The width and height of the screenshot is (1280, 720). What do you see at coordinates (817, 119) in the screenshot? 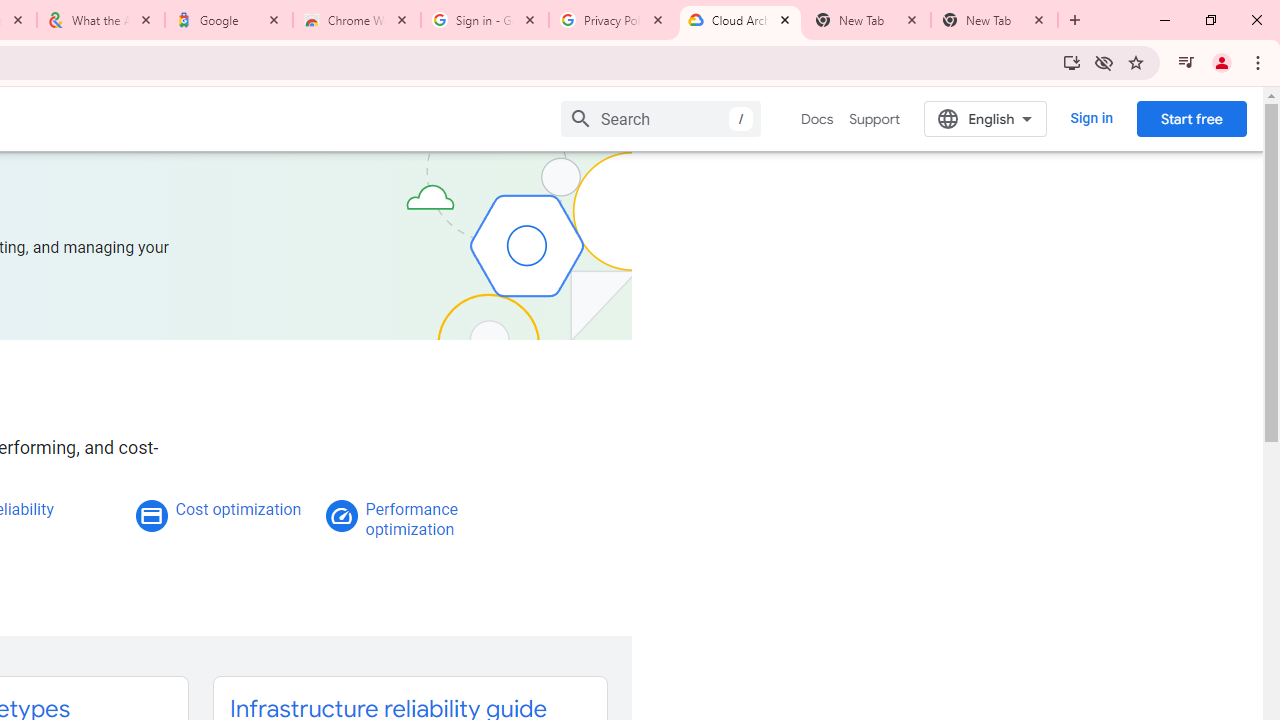
I see `'Docs'` at bounding box center [817, 119].